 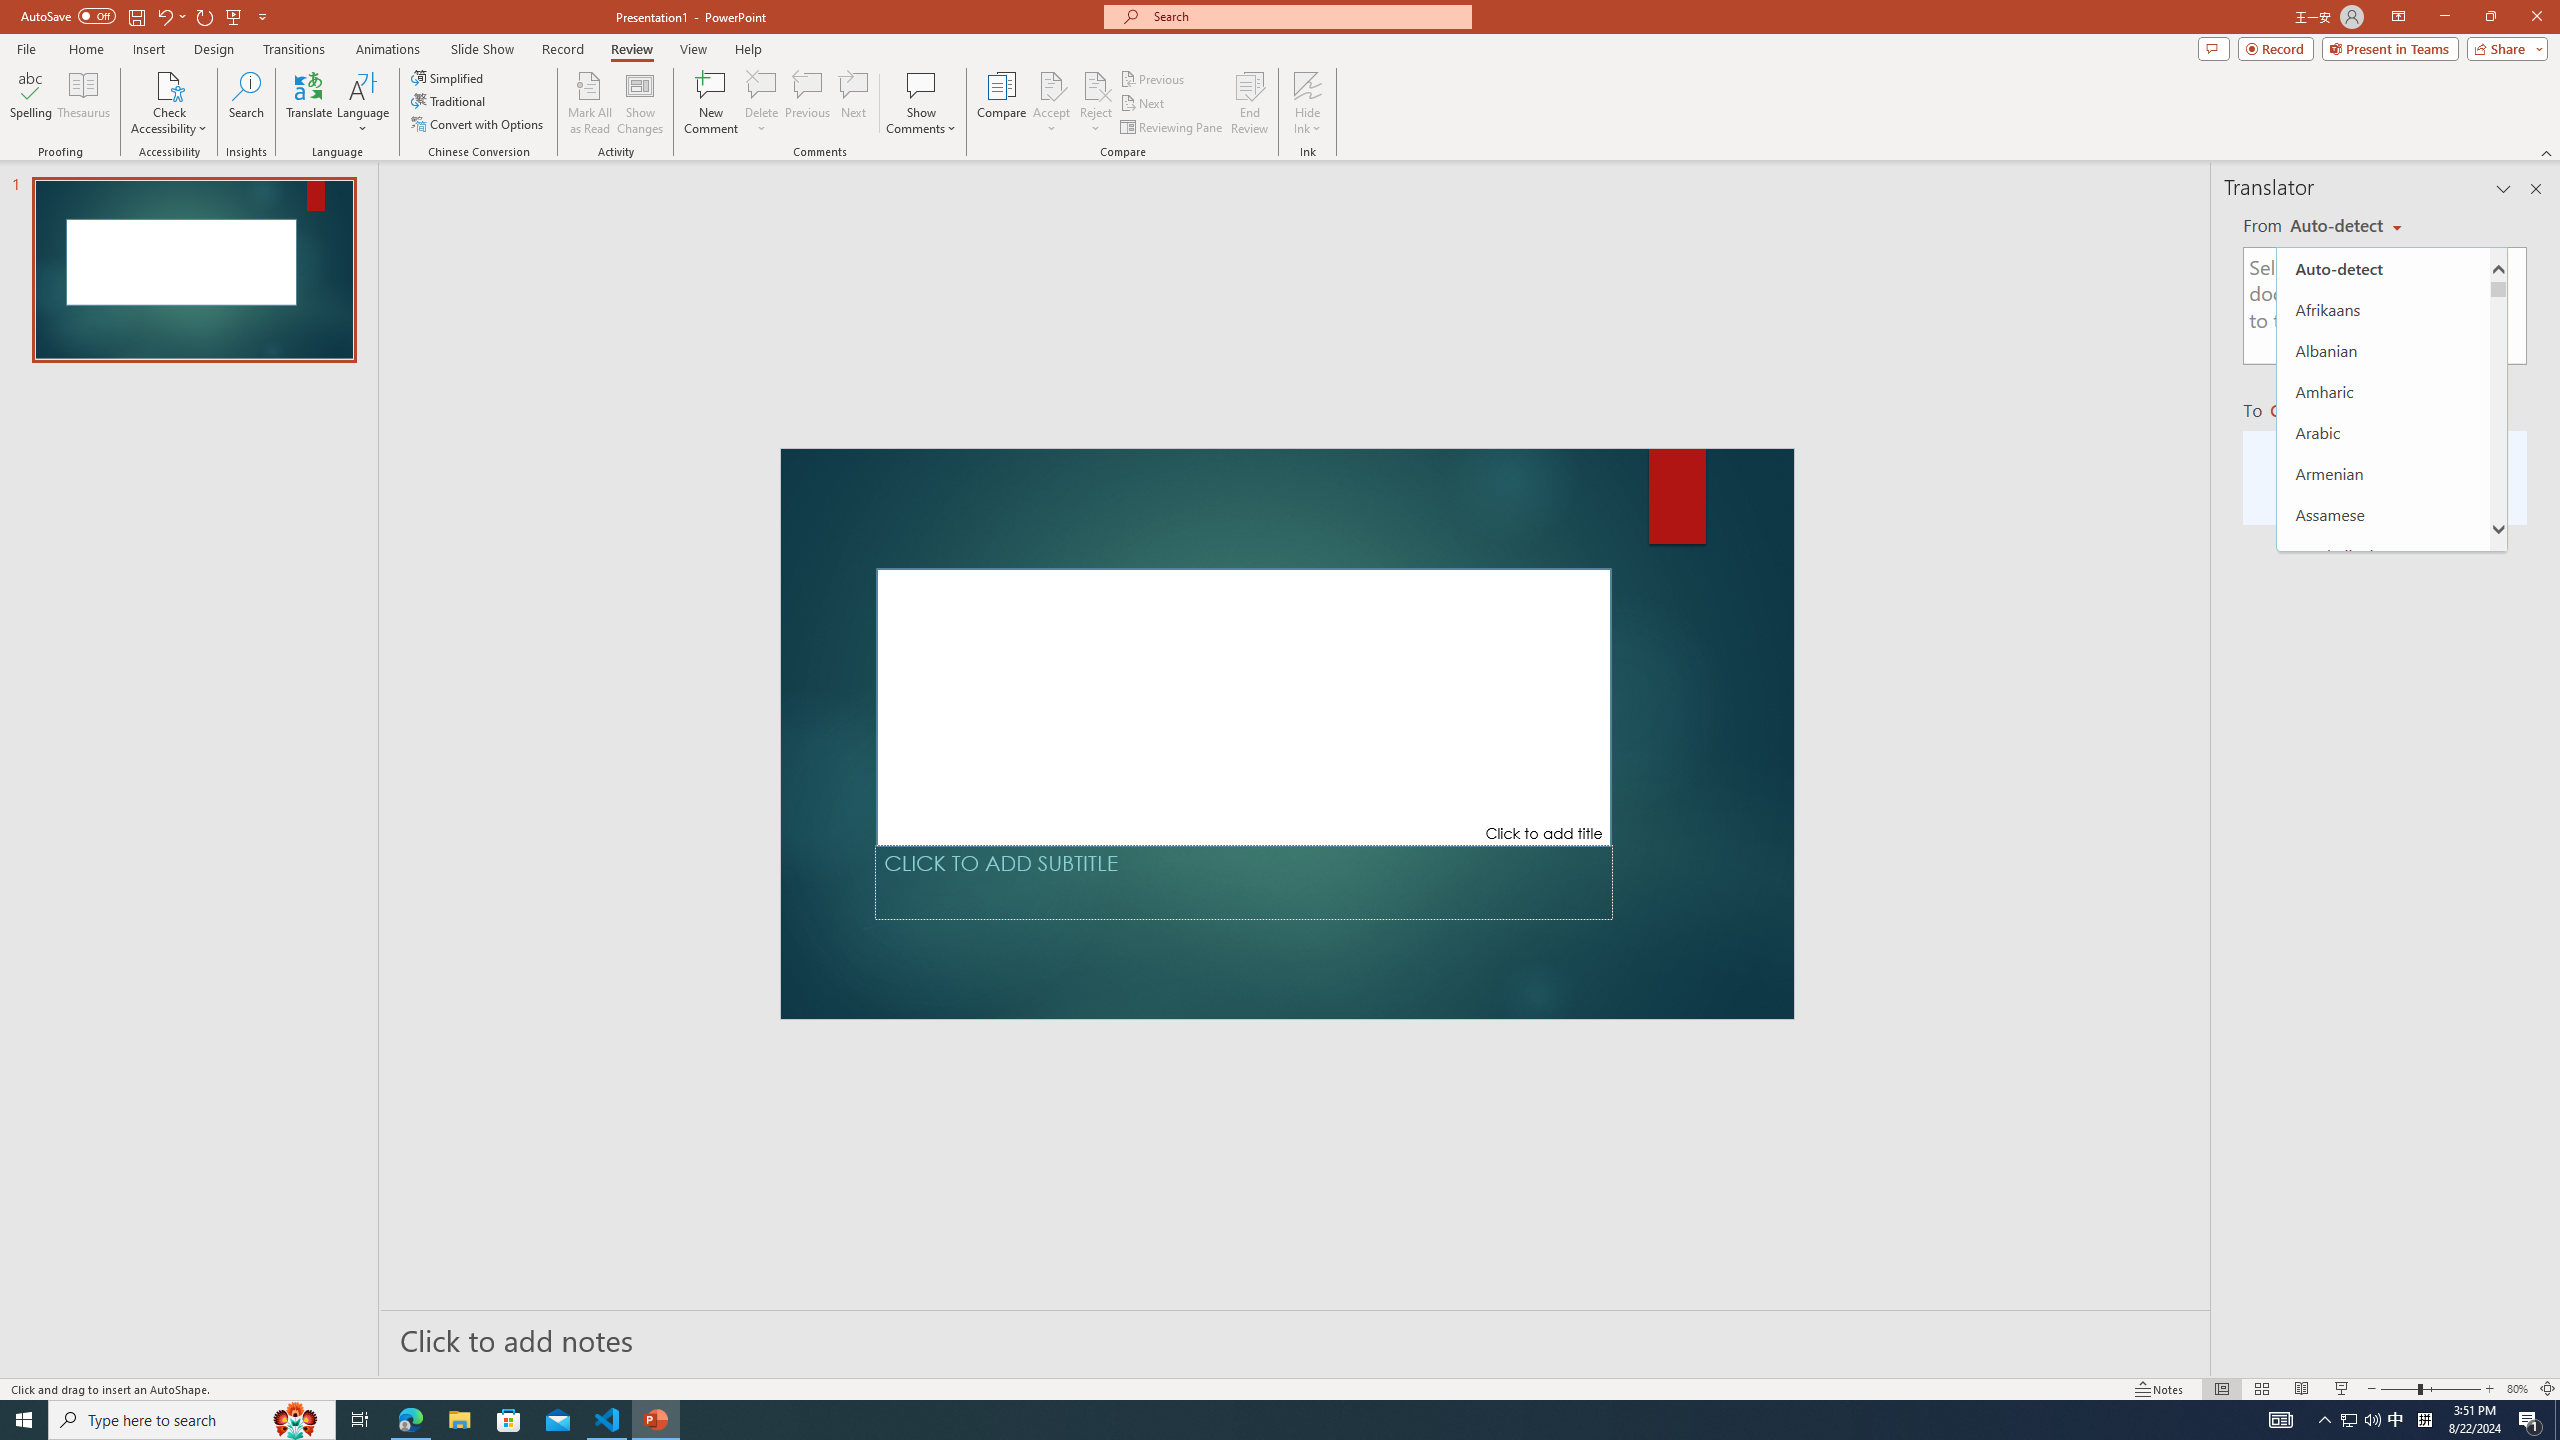 What do you see at coordinates (2382, 309) in the screenshot?
I see `'Afrikaans'` at bounding box center [2382, 309].